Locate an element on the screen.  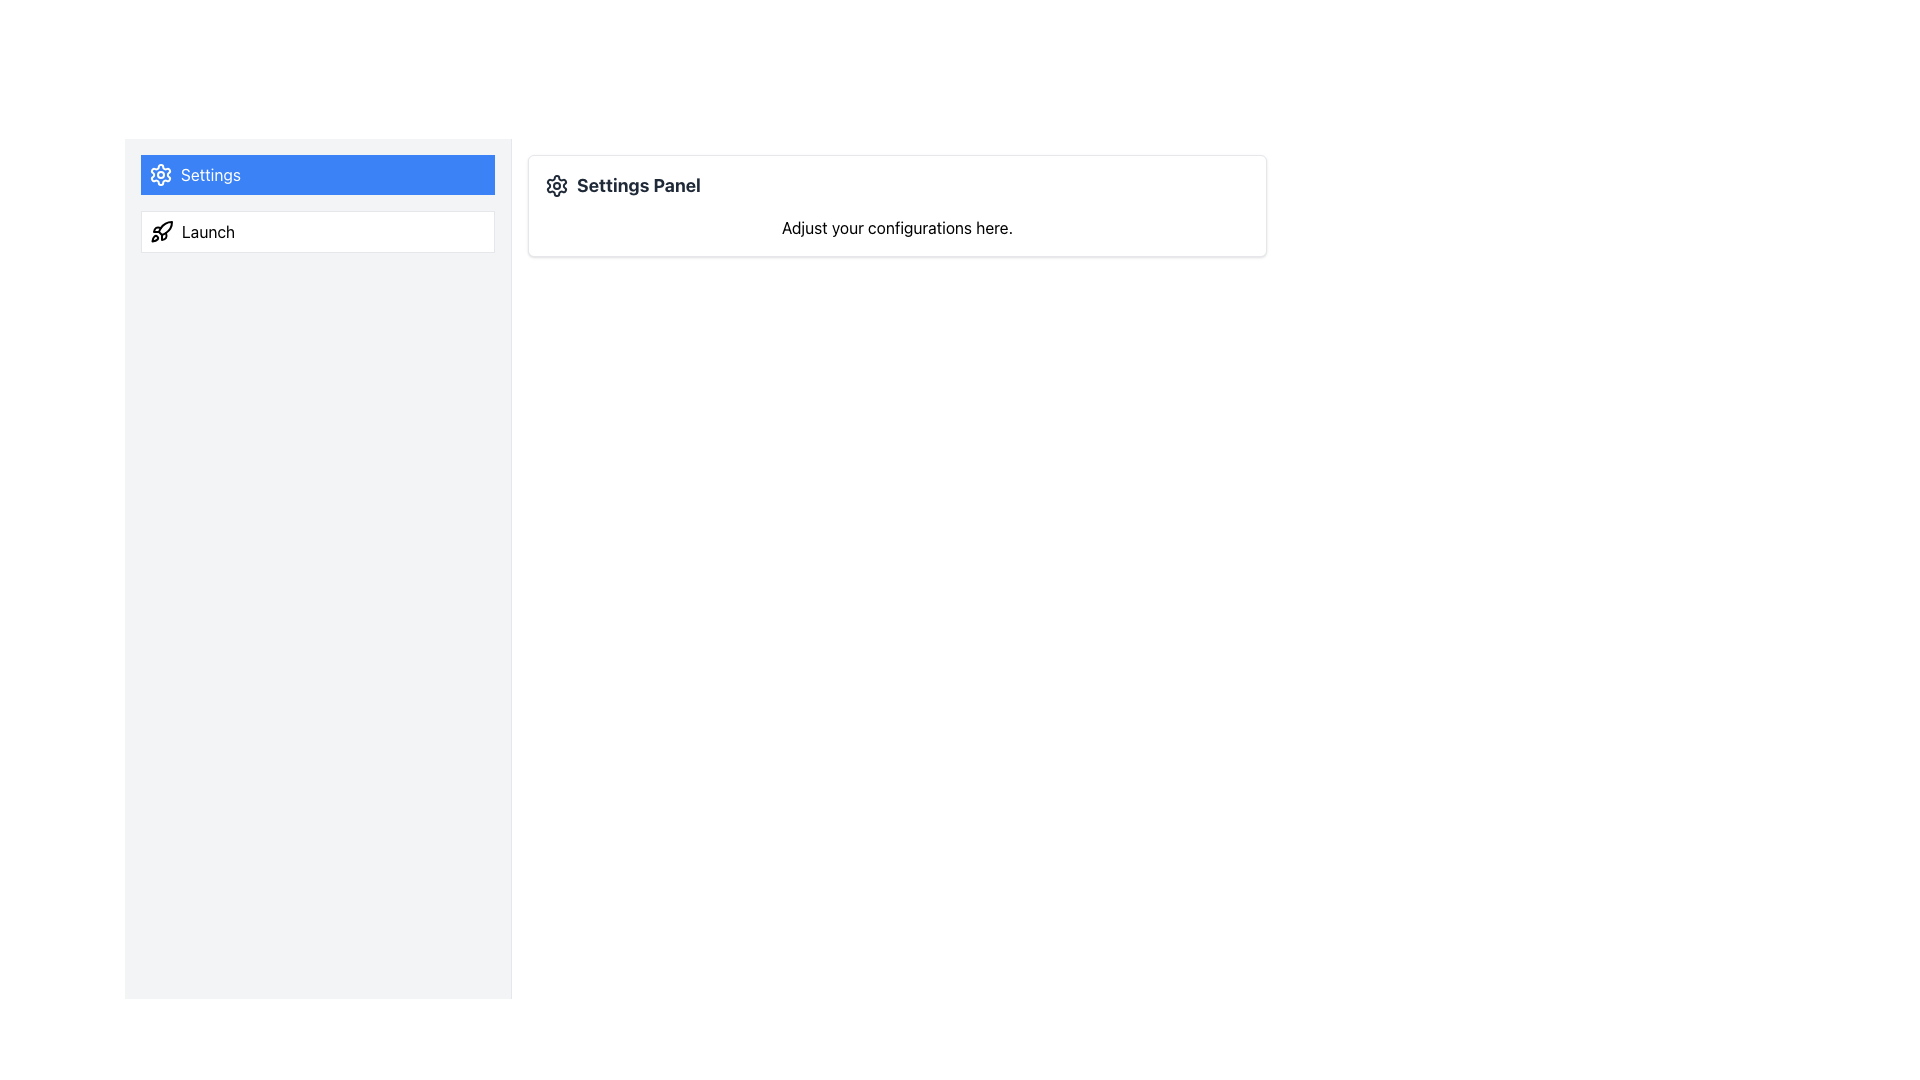
the gear icon with a blue background and white foreground, which is part of the highlighted 'Settings' button in the sidebar menu is located at coordinates (161, 173).